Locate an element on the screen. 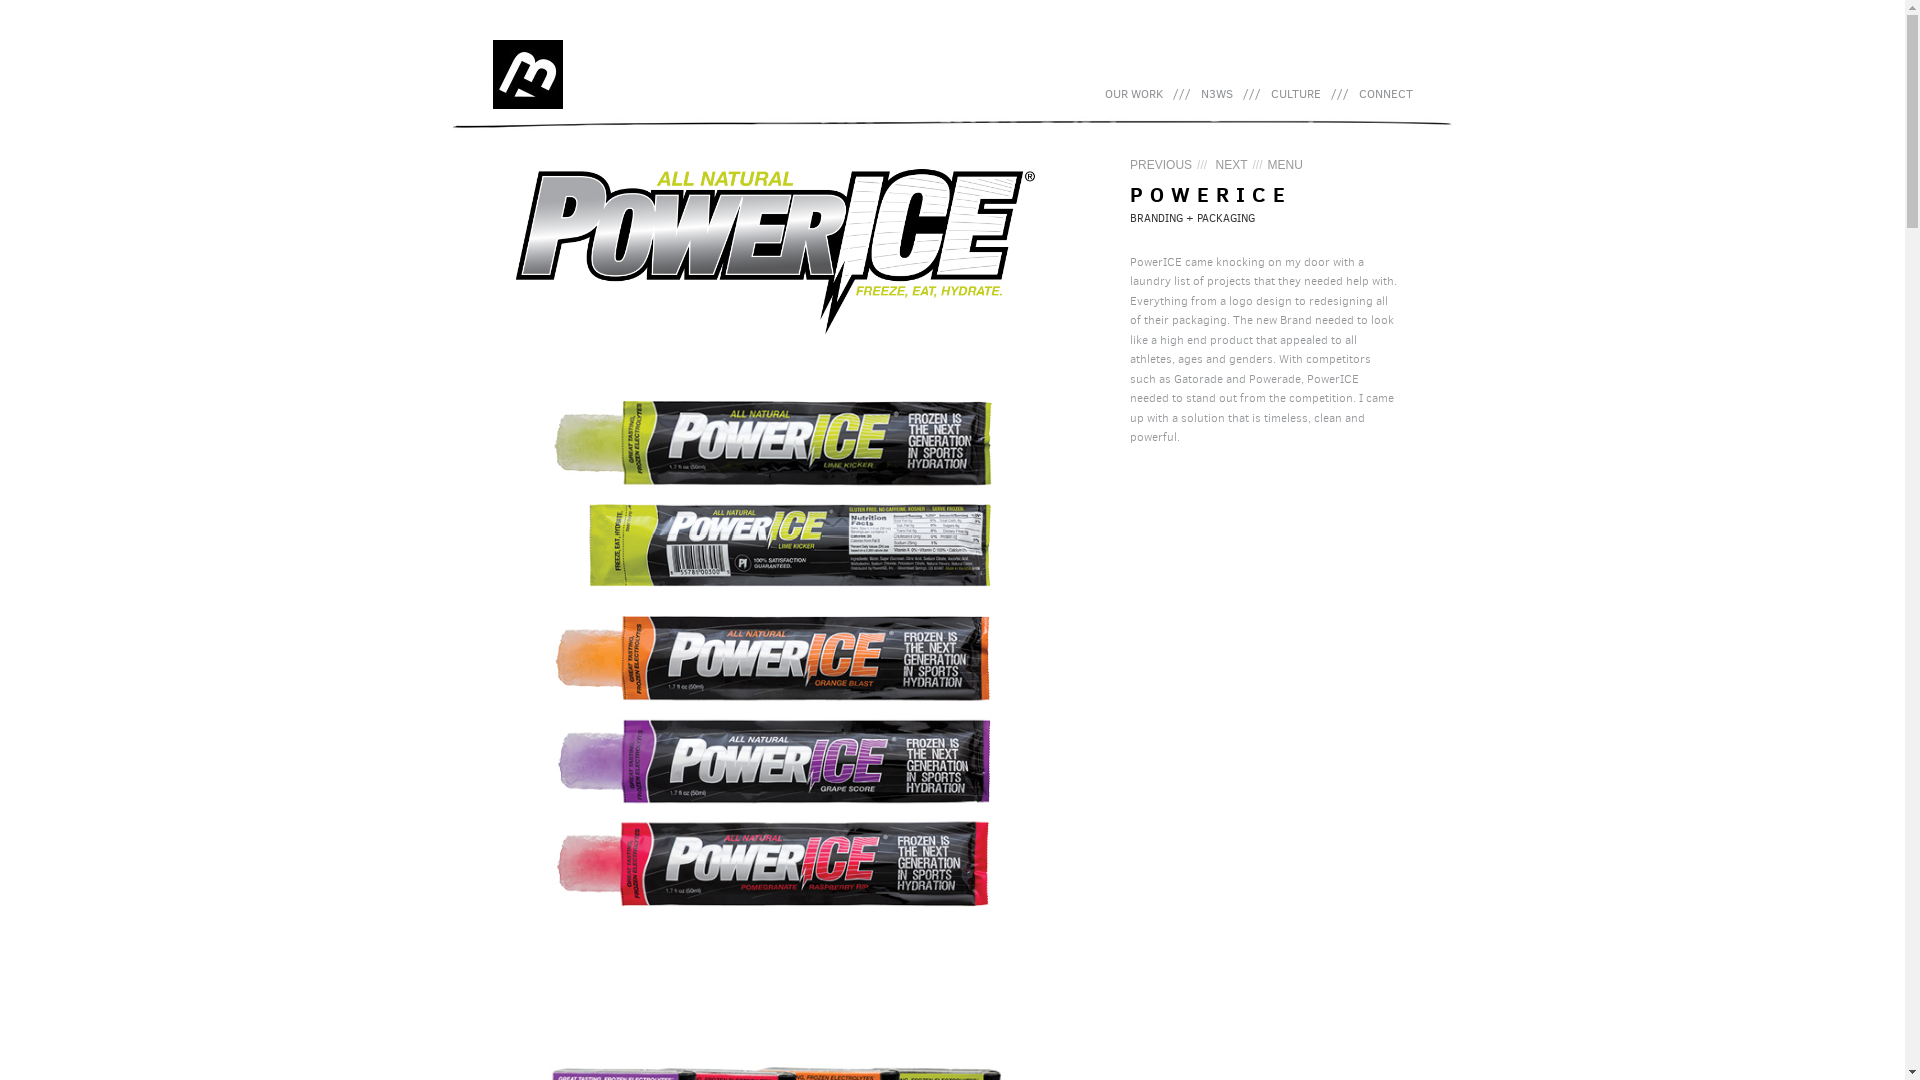 The width and height of the screenshot is (1920, 1080). '///' is located at coordinates (1325, 95).